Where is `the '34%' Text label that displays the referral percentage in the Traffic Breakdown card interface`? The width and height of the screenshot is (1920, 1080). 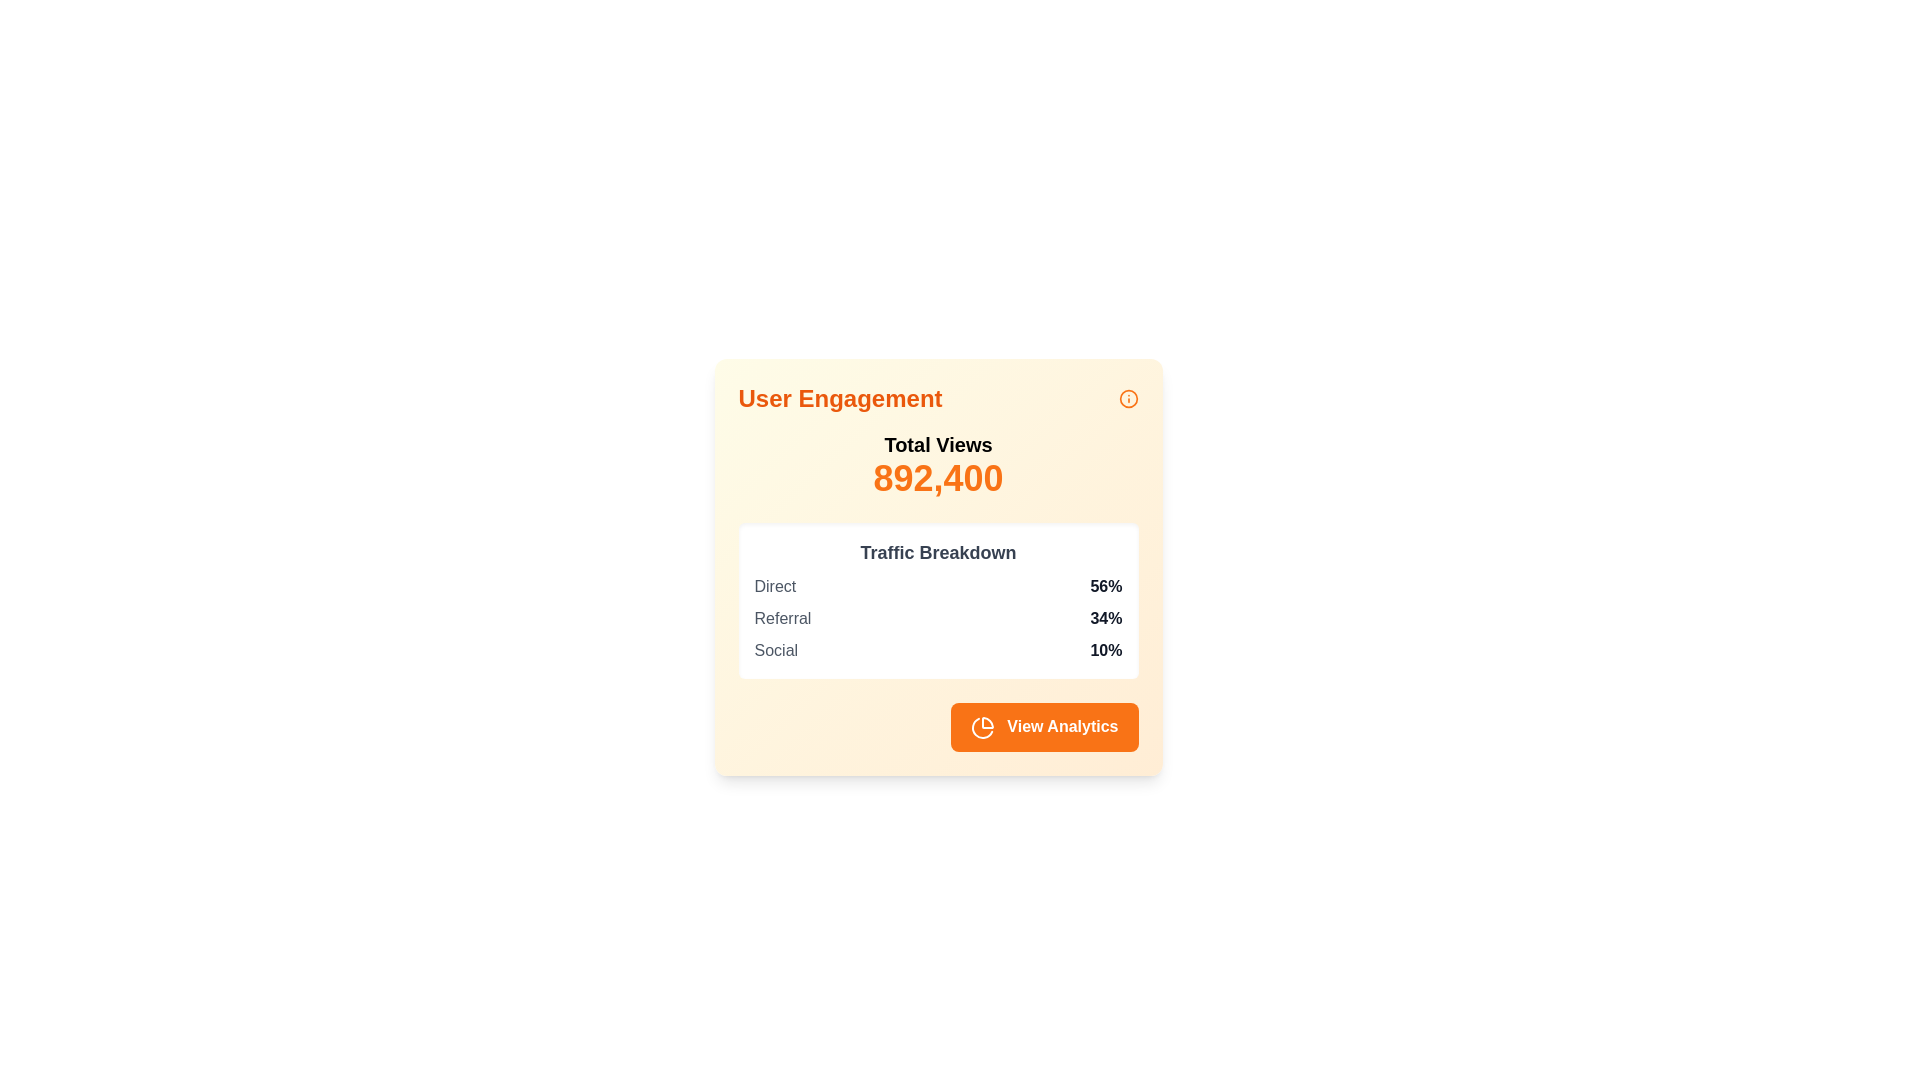
the '34%' Text label that displays the referral percentage in the Traffic Breakdown card interface is located at coordinates (1105, 617).